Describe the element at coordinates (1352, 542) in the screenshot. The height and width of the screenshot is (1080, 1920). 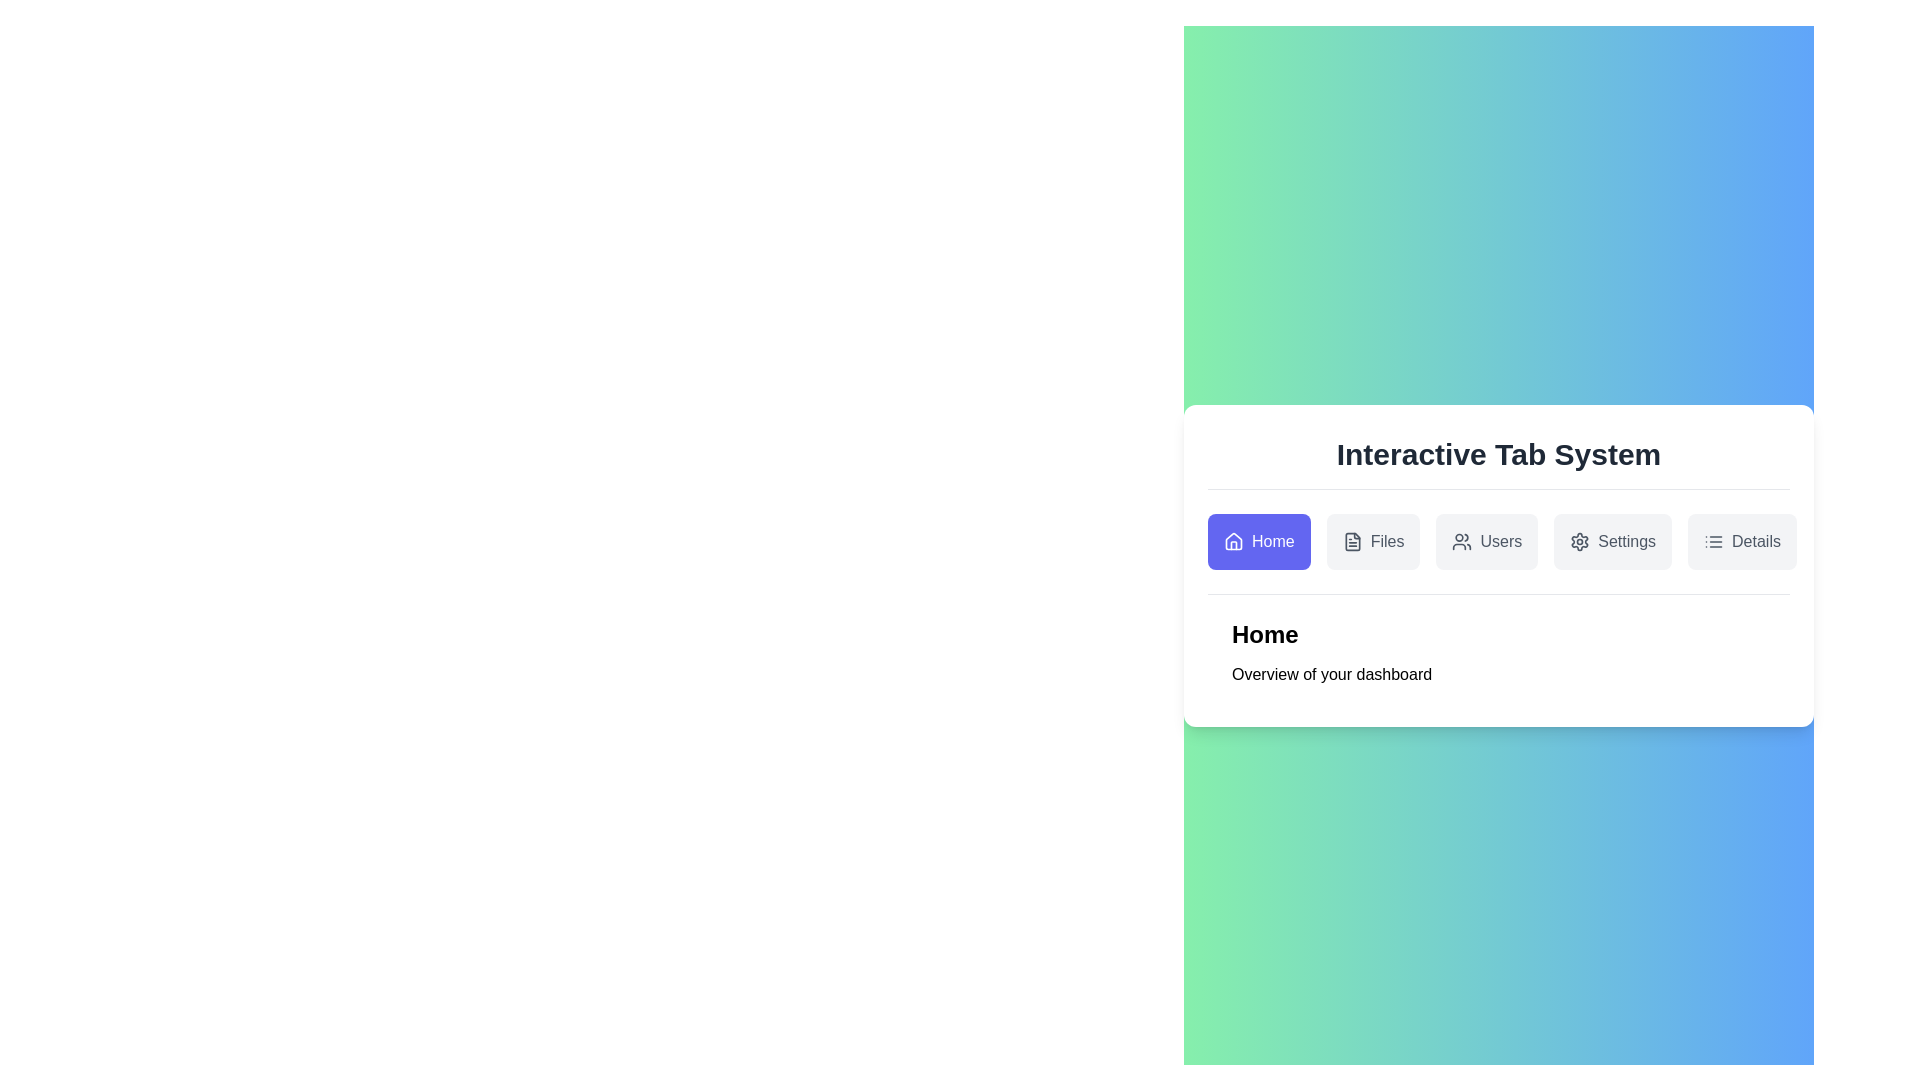
I see `the document icon with three stacked lines located inside the 'Files' button in the upper-central navigation bar` at that location.